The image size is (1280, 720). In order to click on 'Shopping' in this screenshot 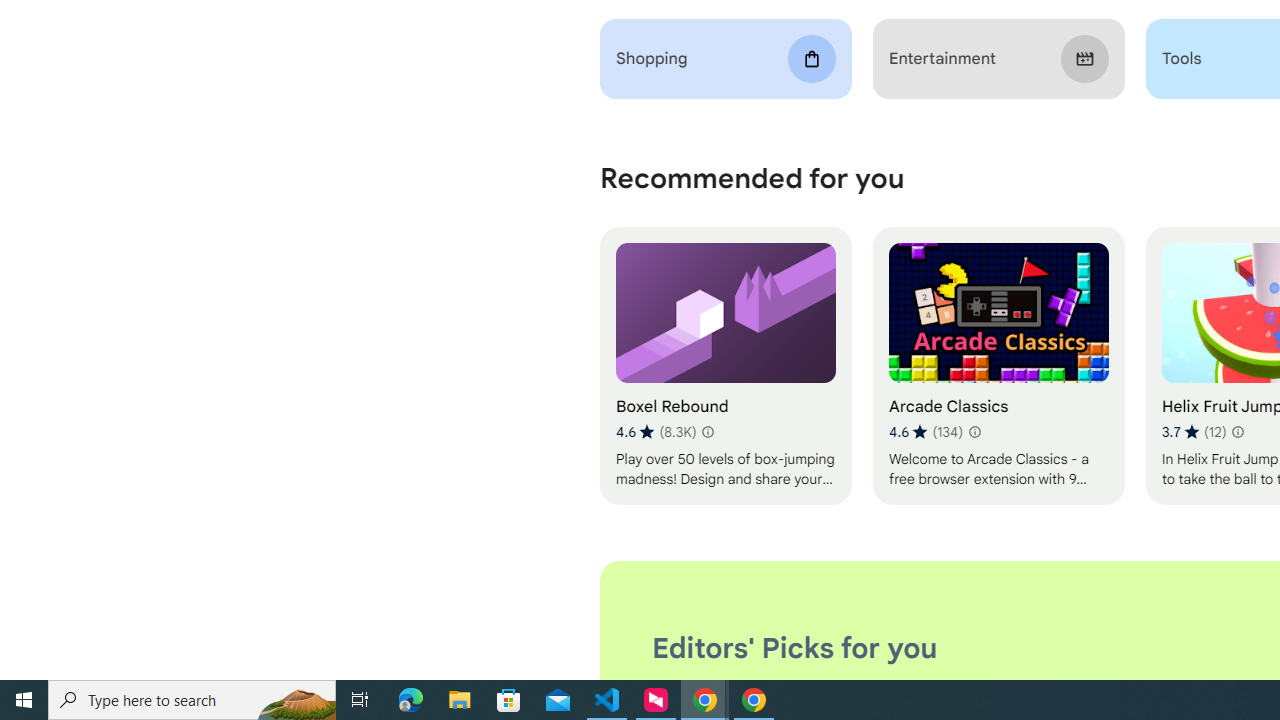, I will do `click(724, 58)`.